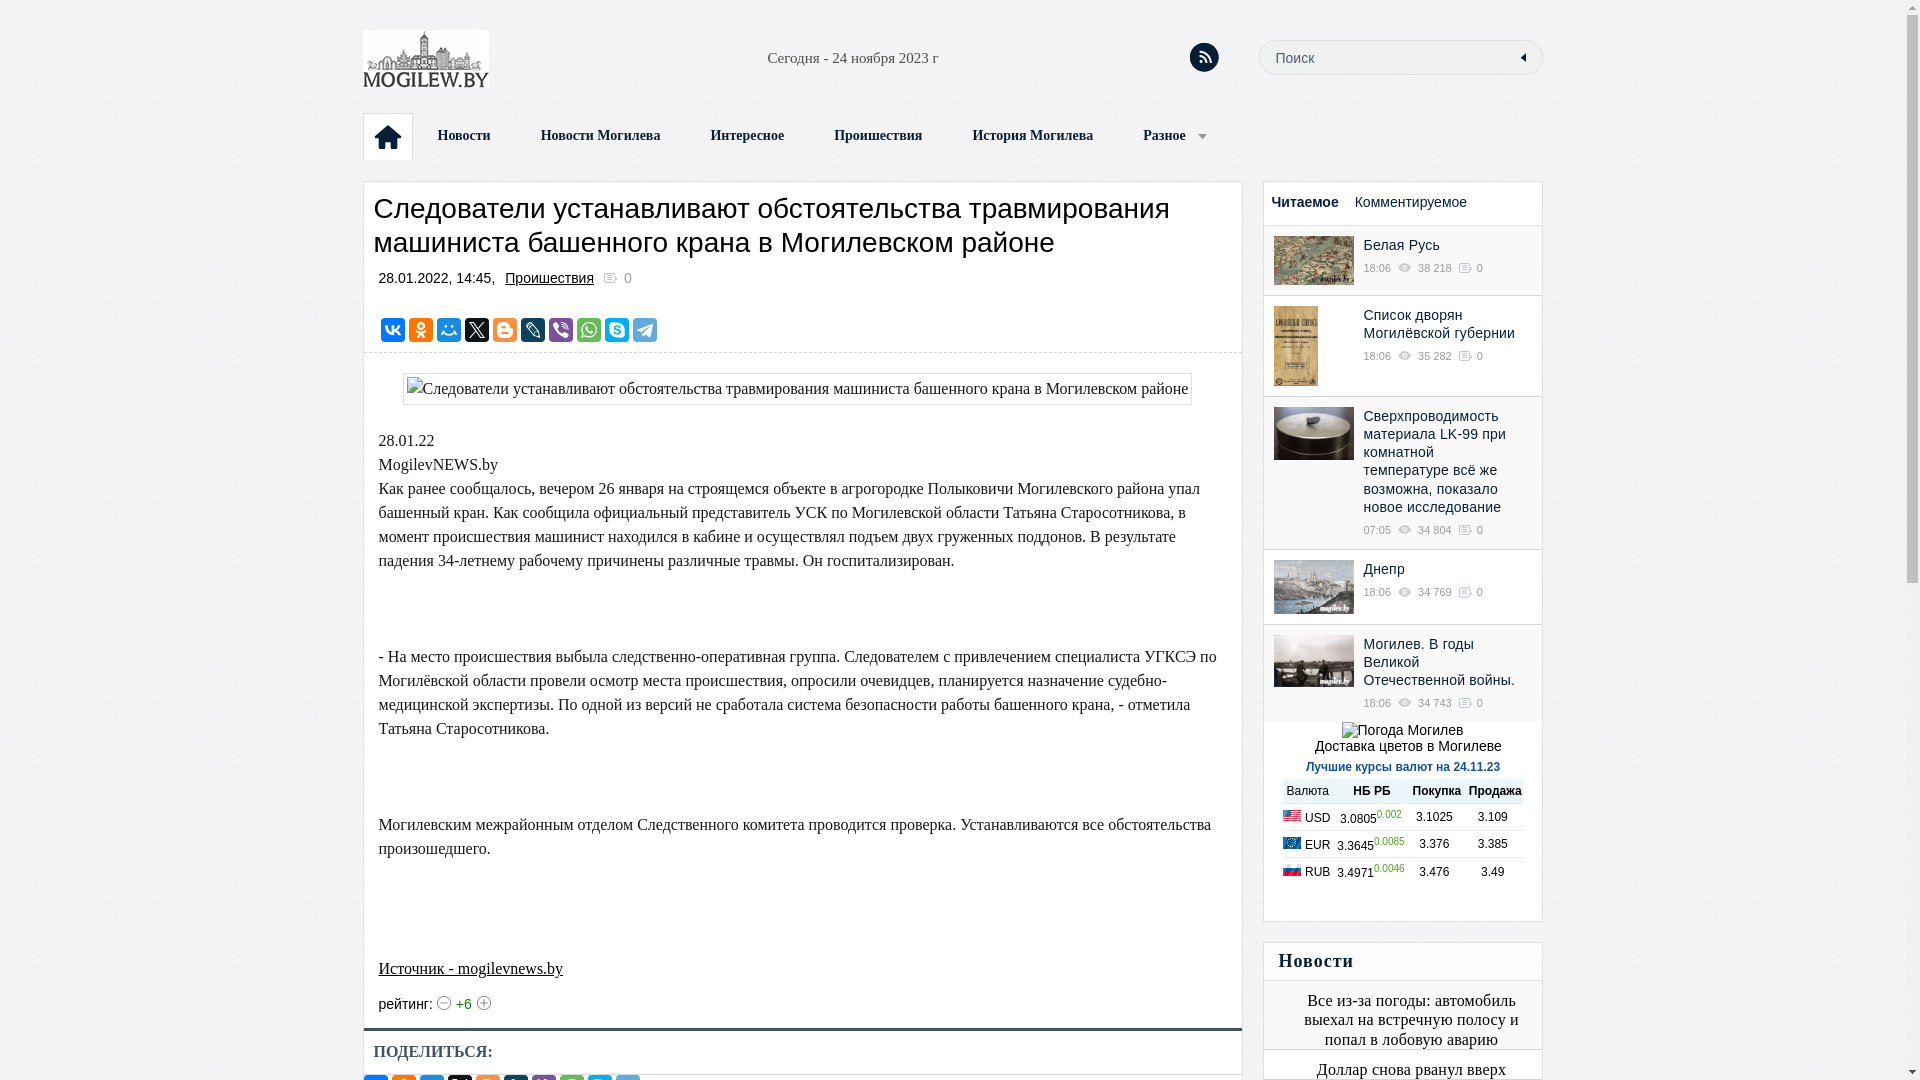  Describe the element at coordinates (644, 329) in the screenshot. I see `'Telegram'` at that location.